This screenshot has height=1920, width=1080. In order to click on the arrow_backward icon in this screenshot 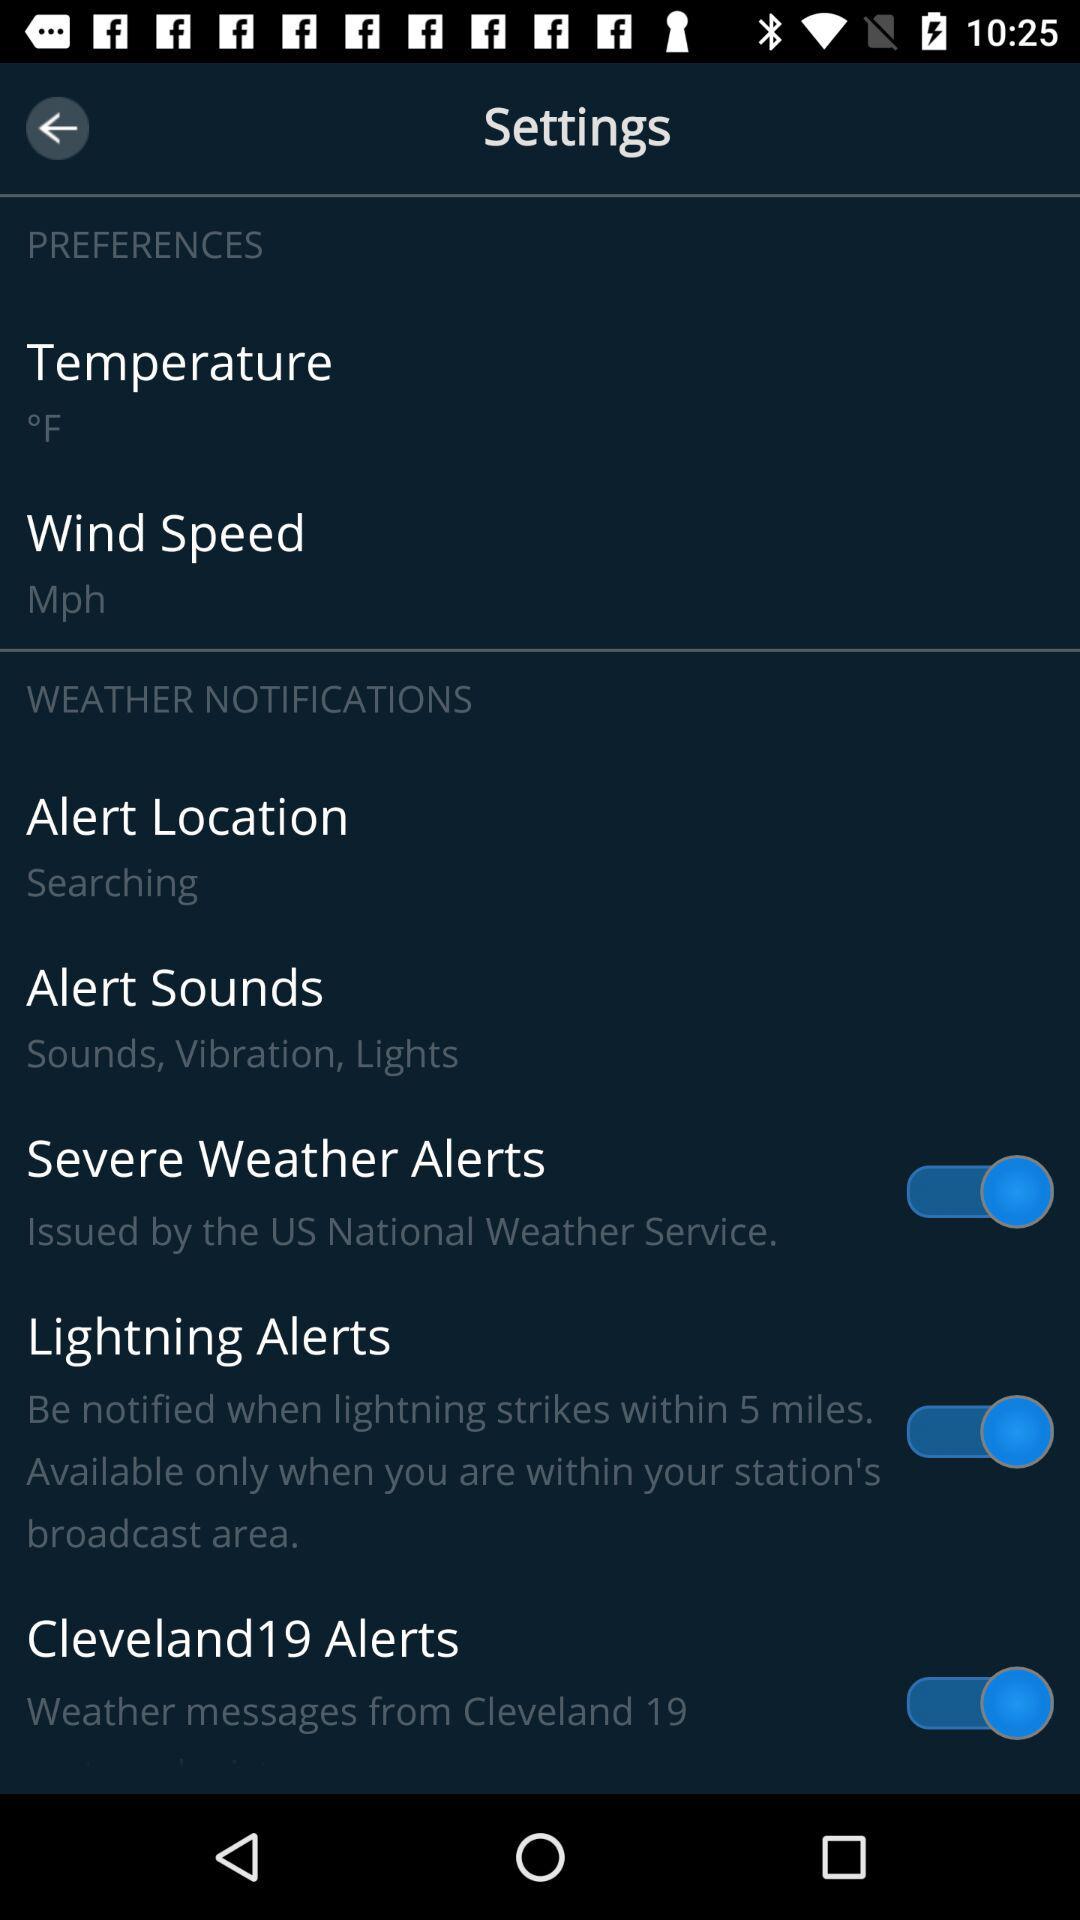, I will do `click(56, 127)`.